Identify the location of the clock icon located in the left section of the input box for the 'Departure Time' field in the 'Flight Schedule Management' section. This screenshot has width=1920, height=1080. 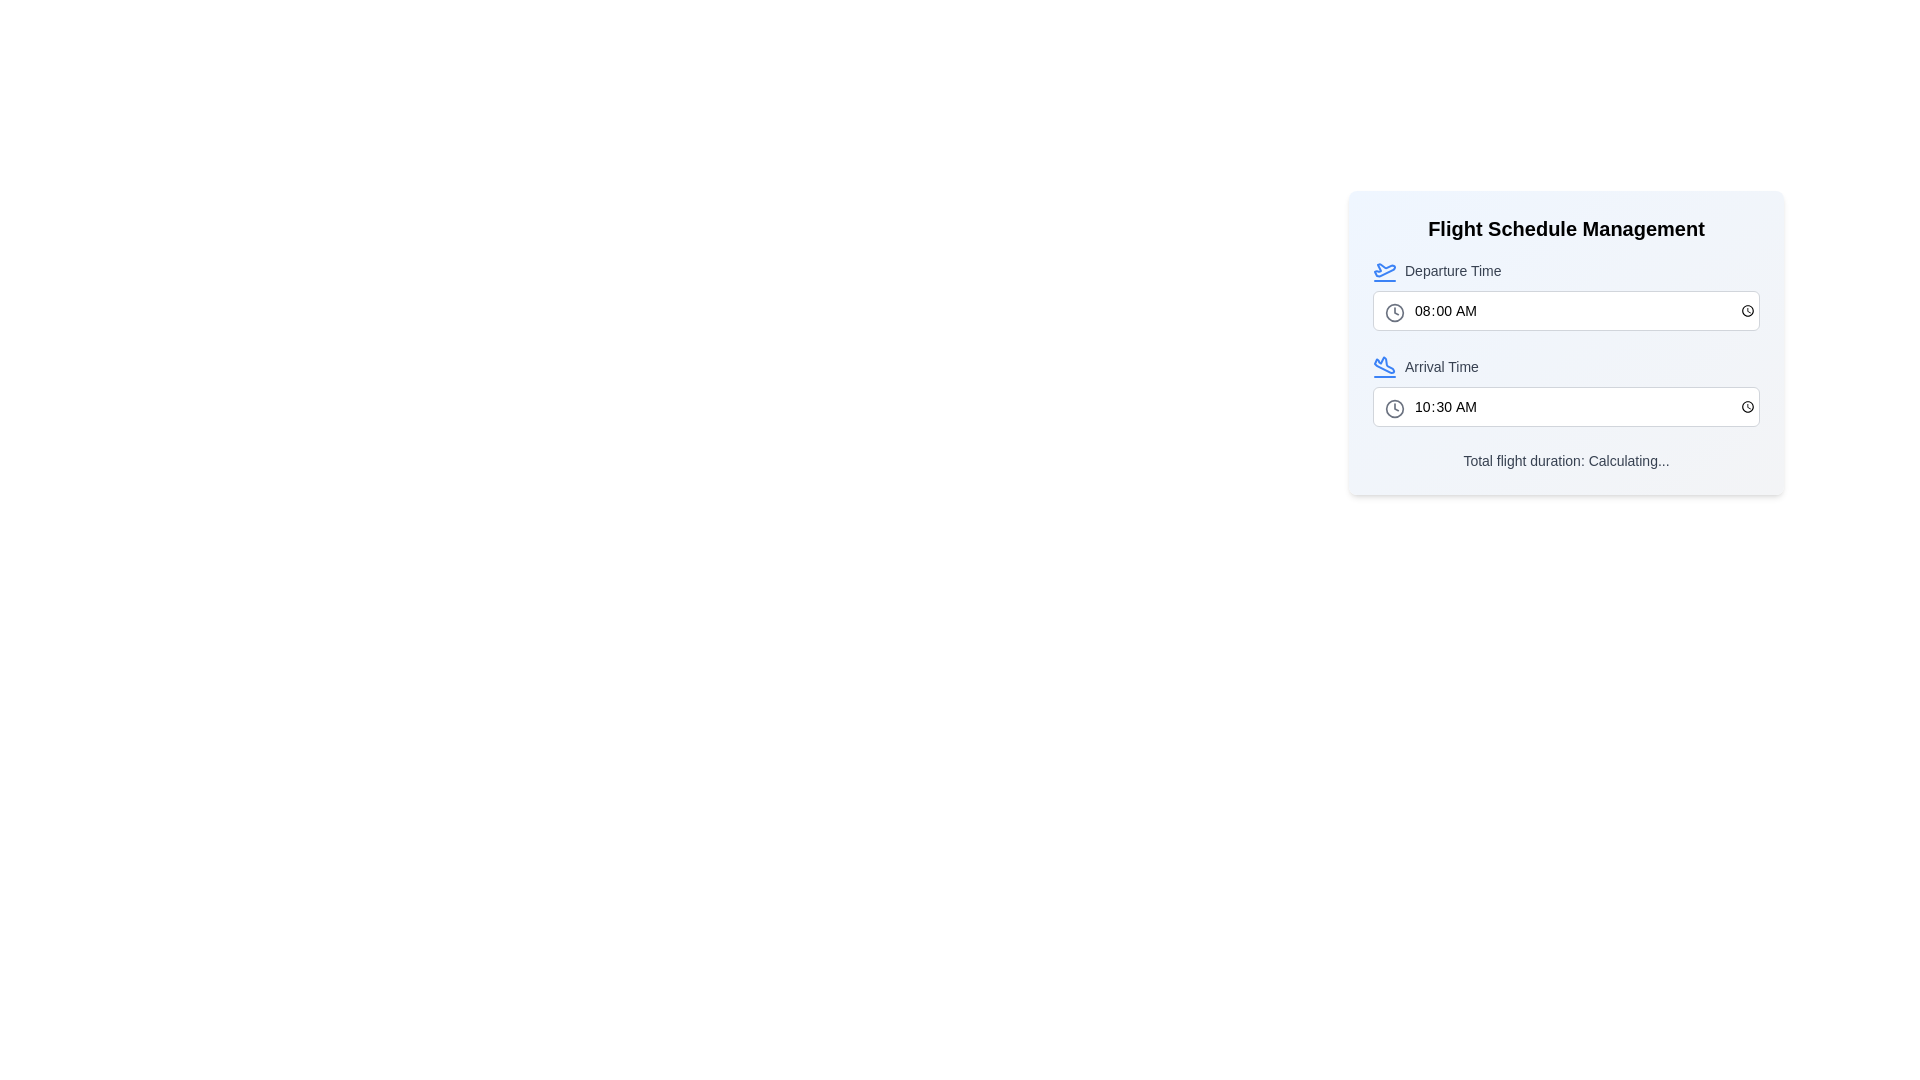
(1394, 312).